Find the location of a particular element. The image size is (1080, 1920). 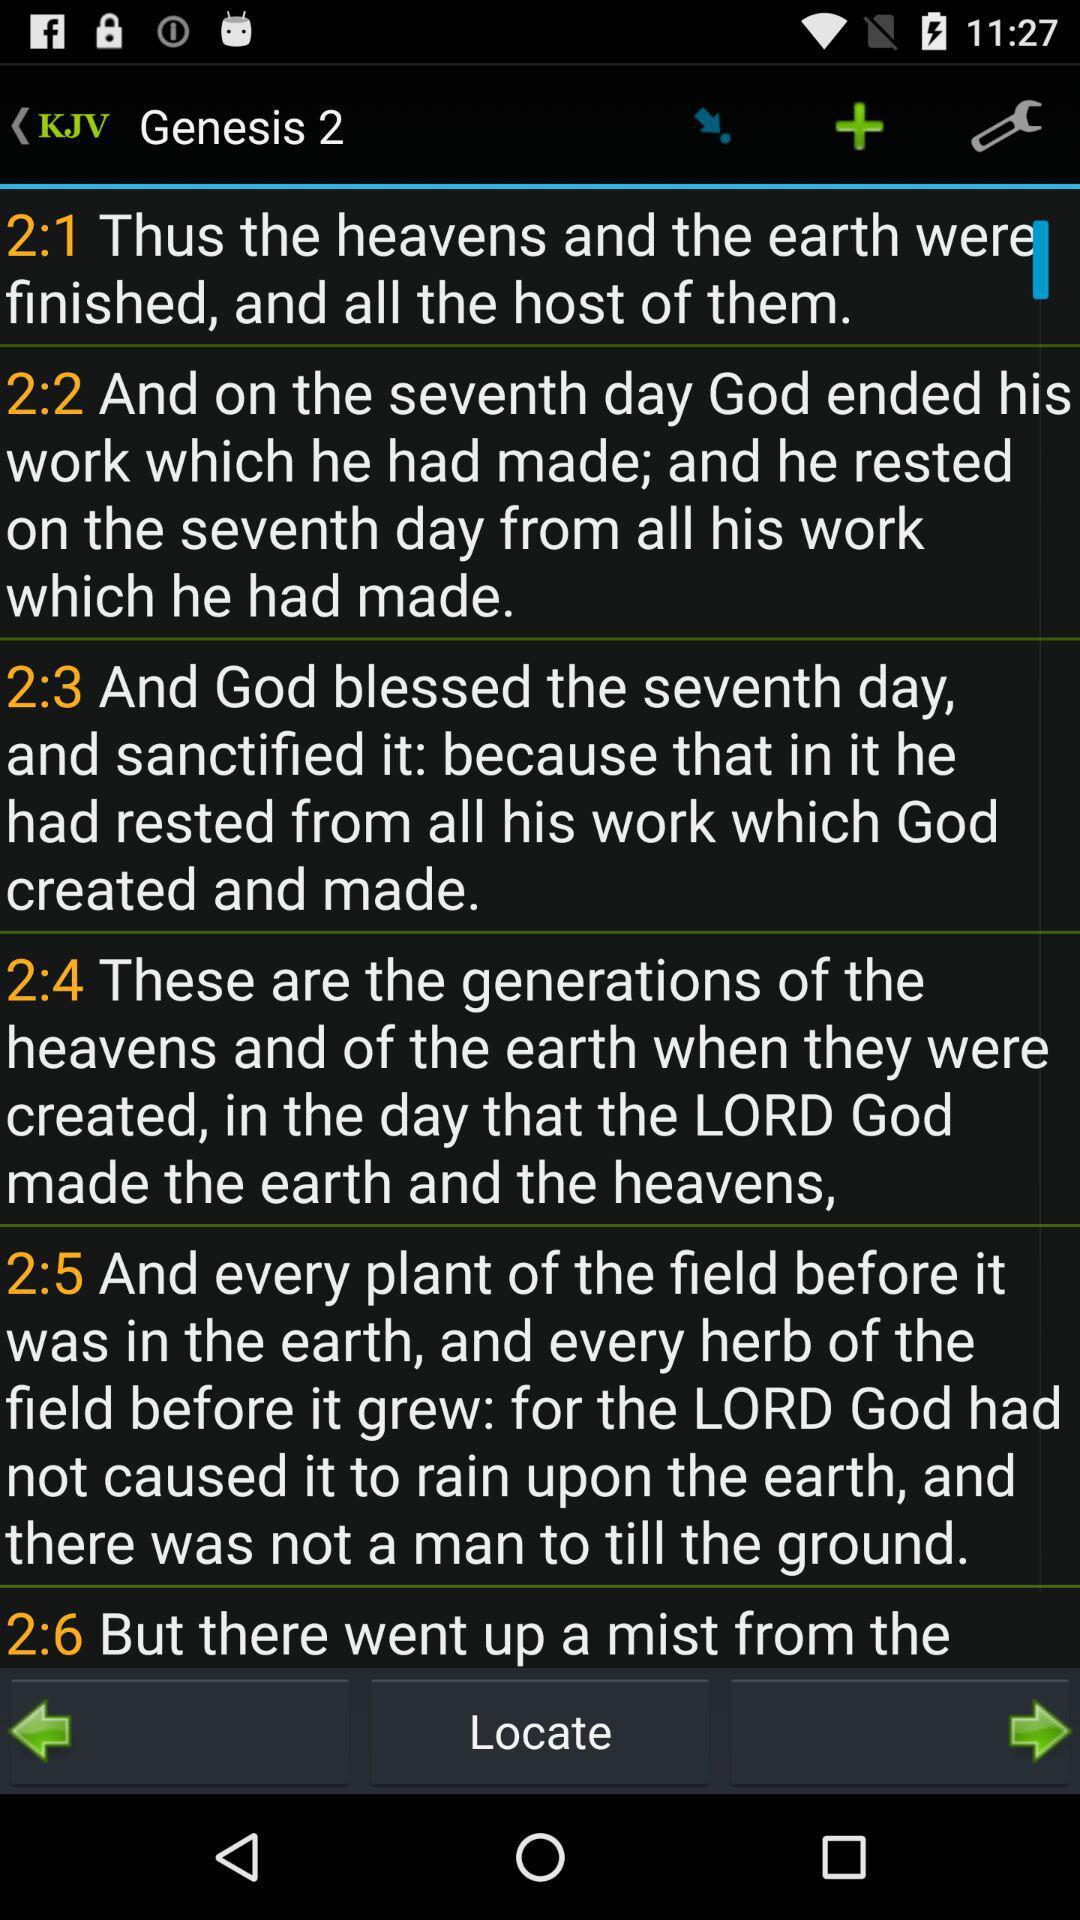

next page is located at coordinates (898, 1730).